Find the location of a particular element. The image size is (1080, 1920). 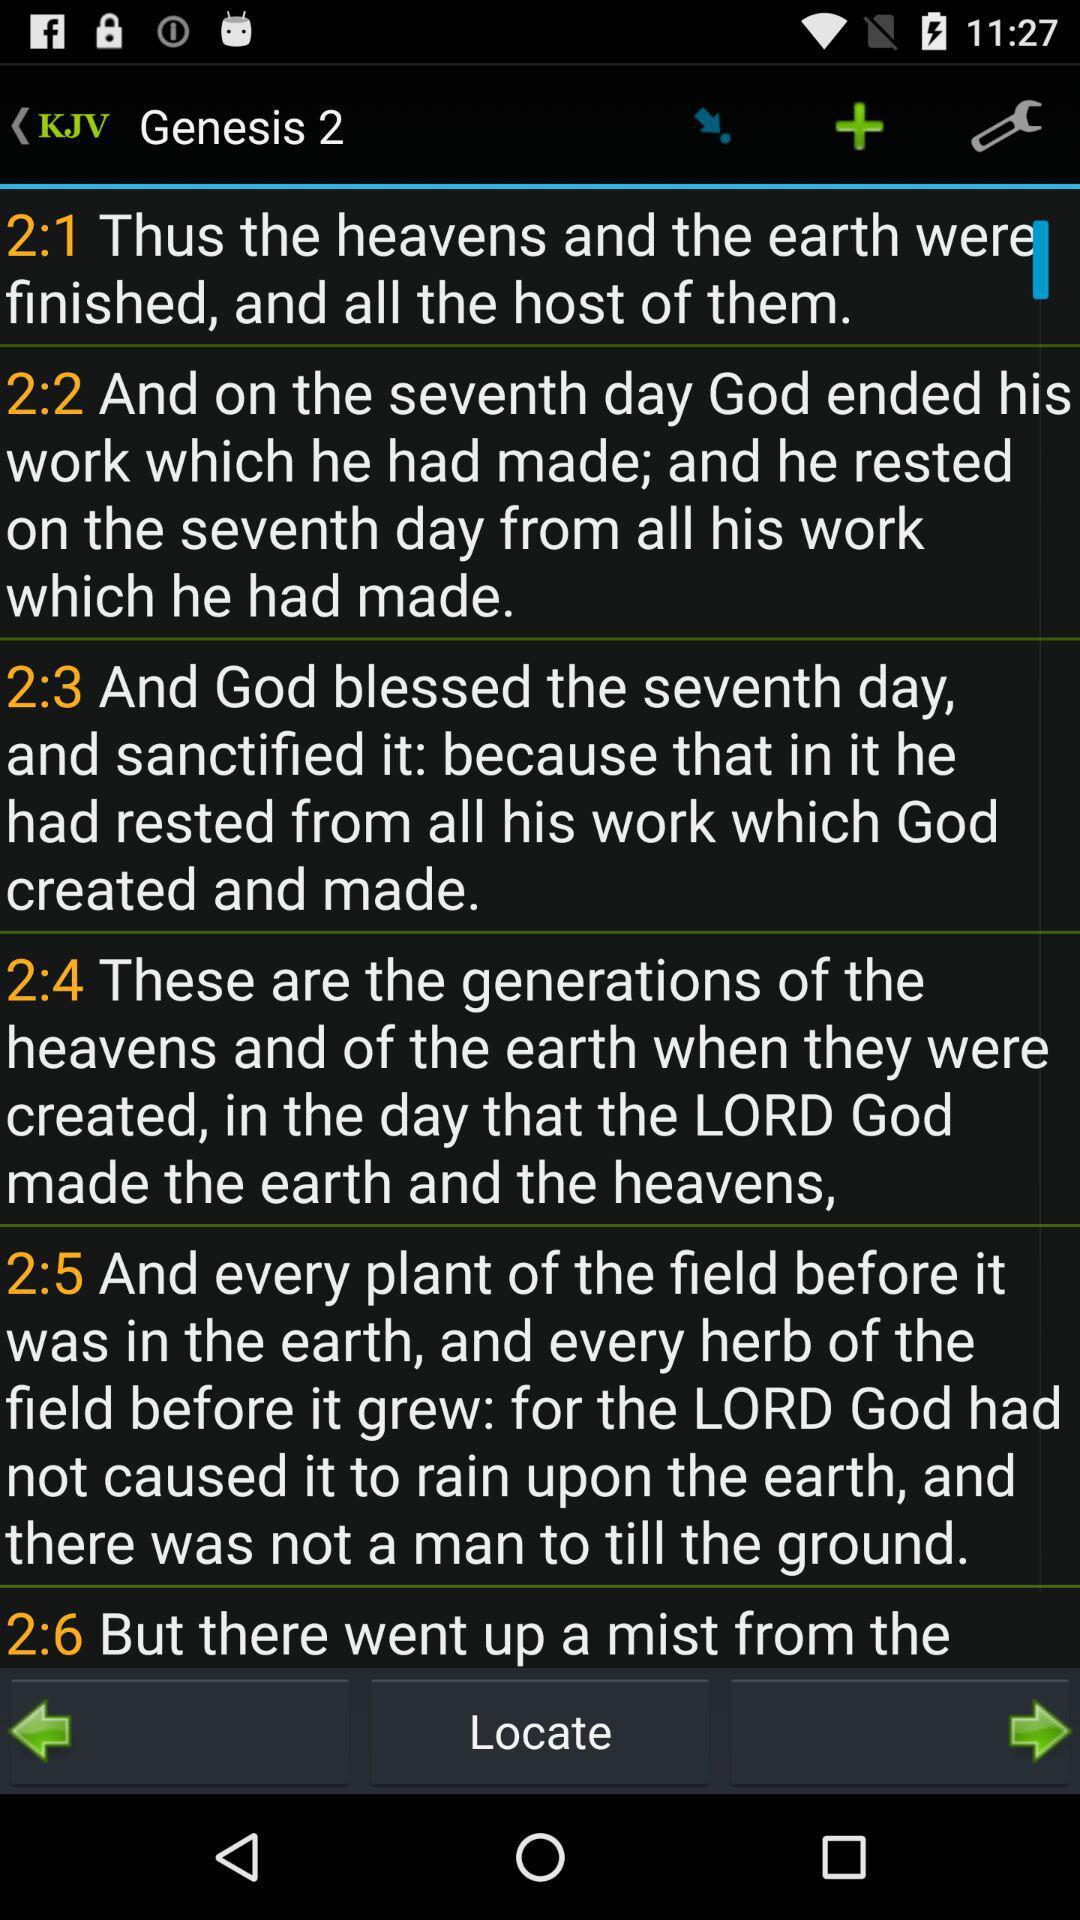

next page is located at coordinates (898, 1730).